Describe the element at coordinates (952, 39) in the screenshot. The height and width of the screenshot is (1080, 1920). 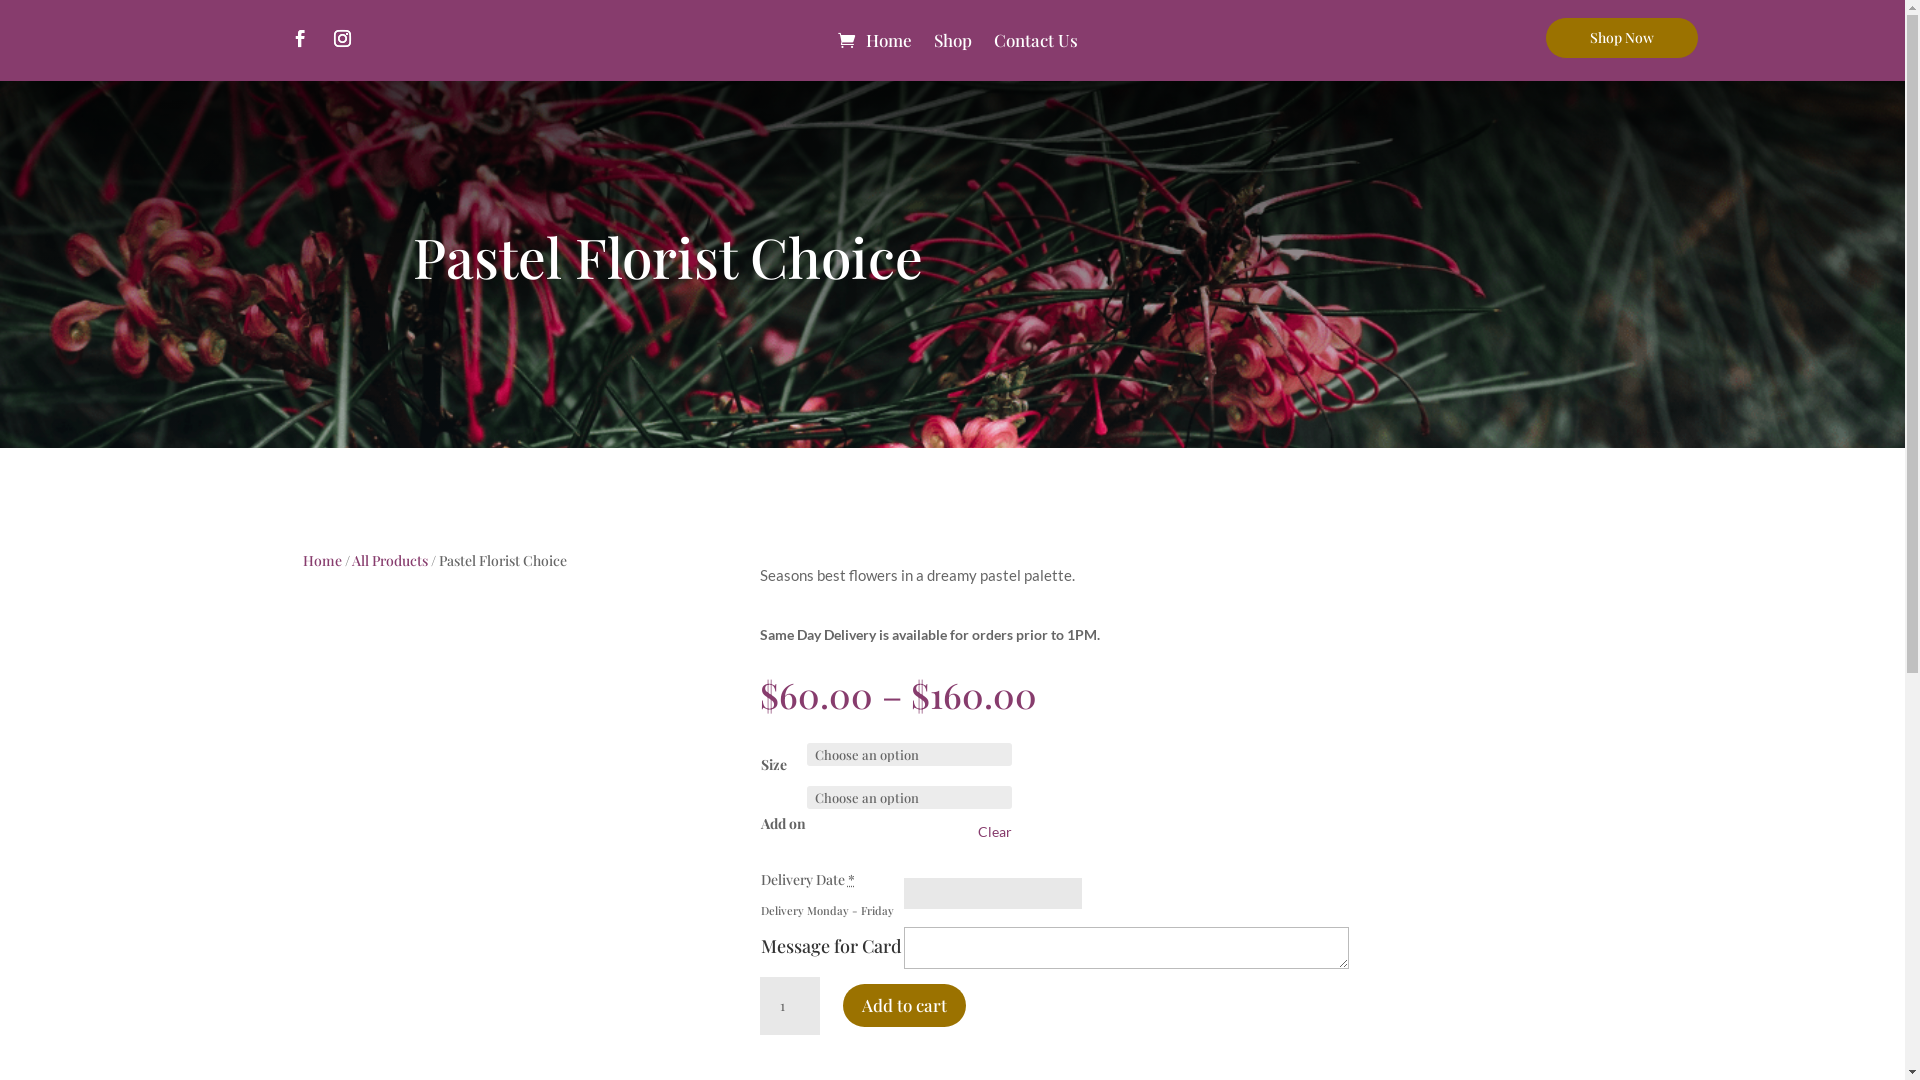
I see `'Shop'` at that location.